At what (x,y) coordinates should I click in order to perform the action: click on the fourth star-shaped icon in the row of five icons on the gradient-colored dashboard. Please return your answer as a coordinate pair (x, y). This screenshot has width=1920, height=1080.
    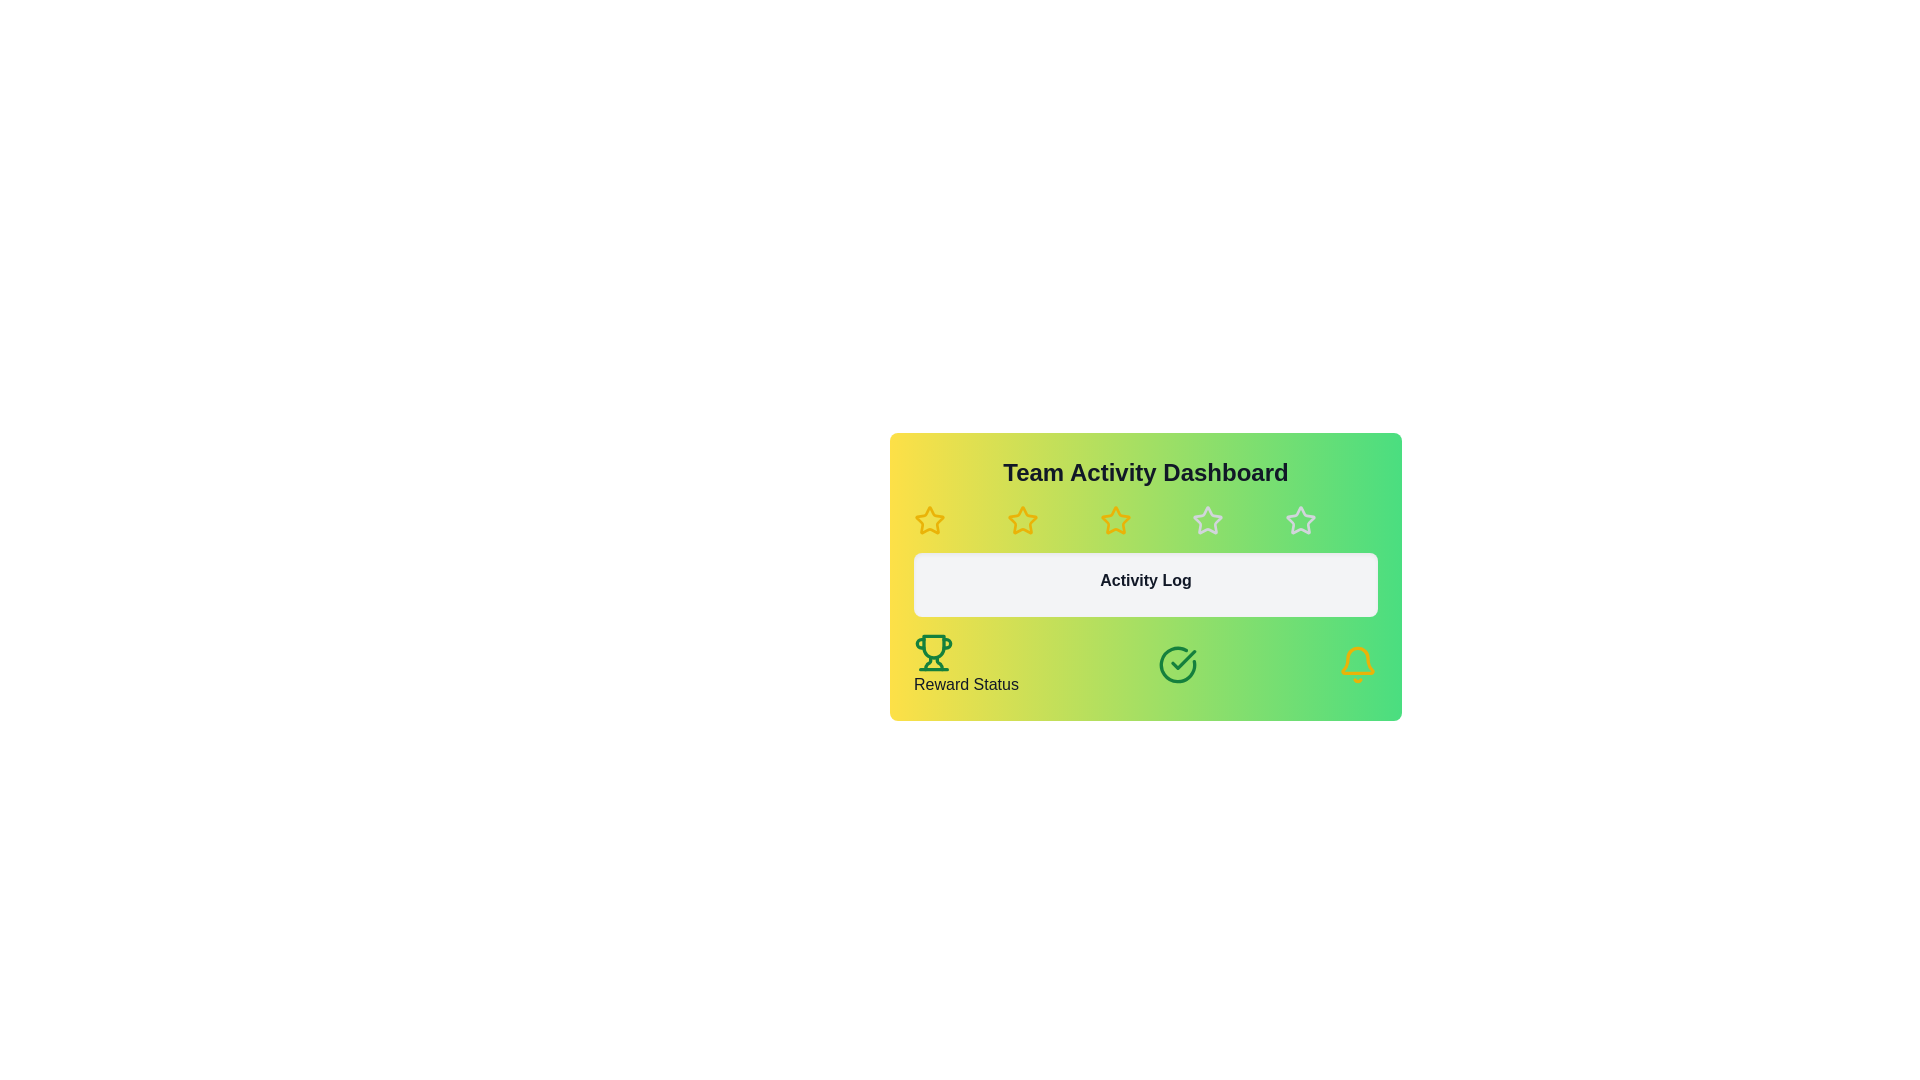
    Looking at the image, I should click on (1207, 519).